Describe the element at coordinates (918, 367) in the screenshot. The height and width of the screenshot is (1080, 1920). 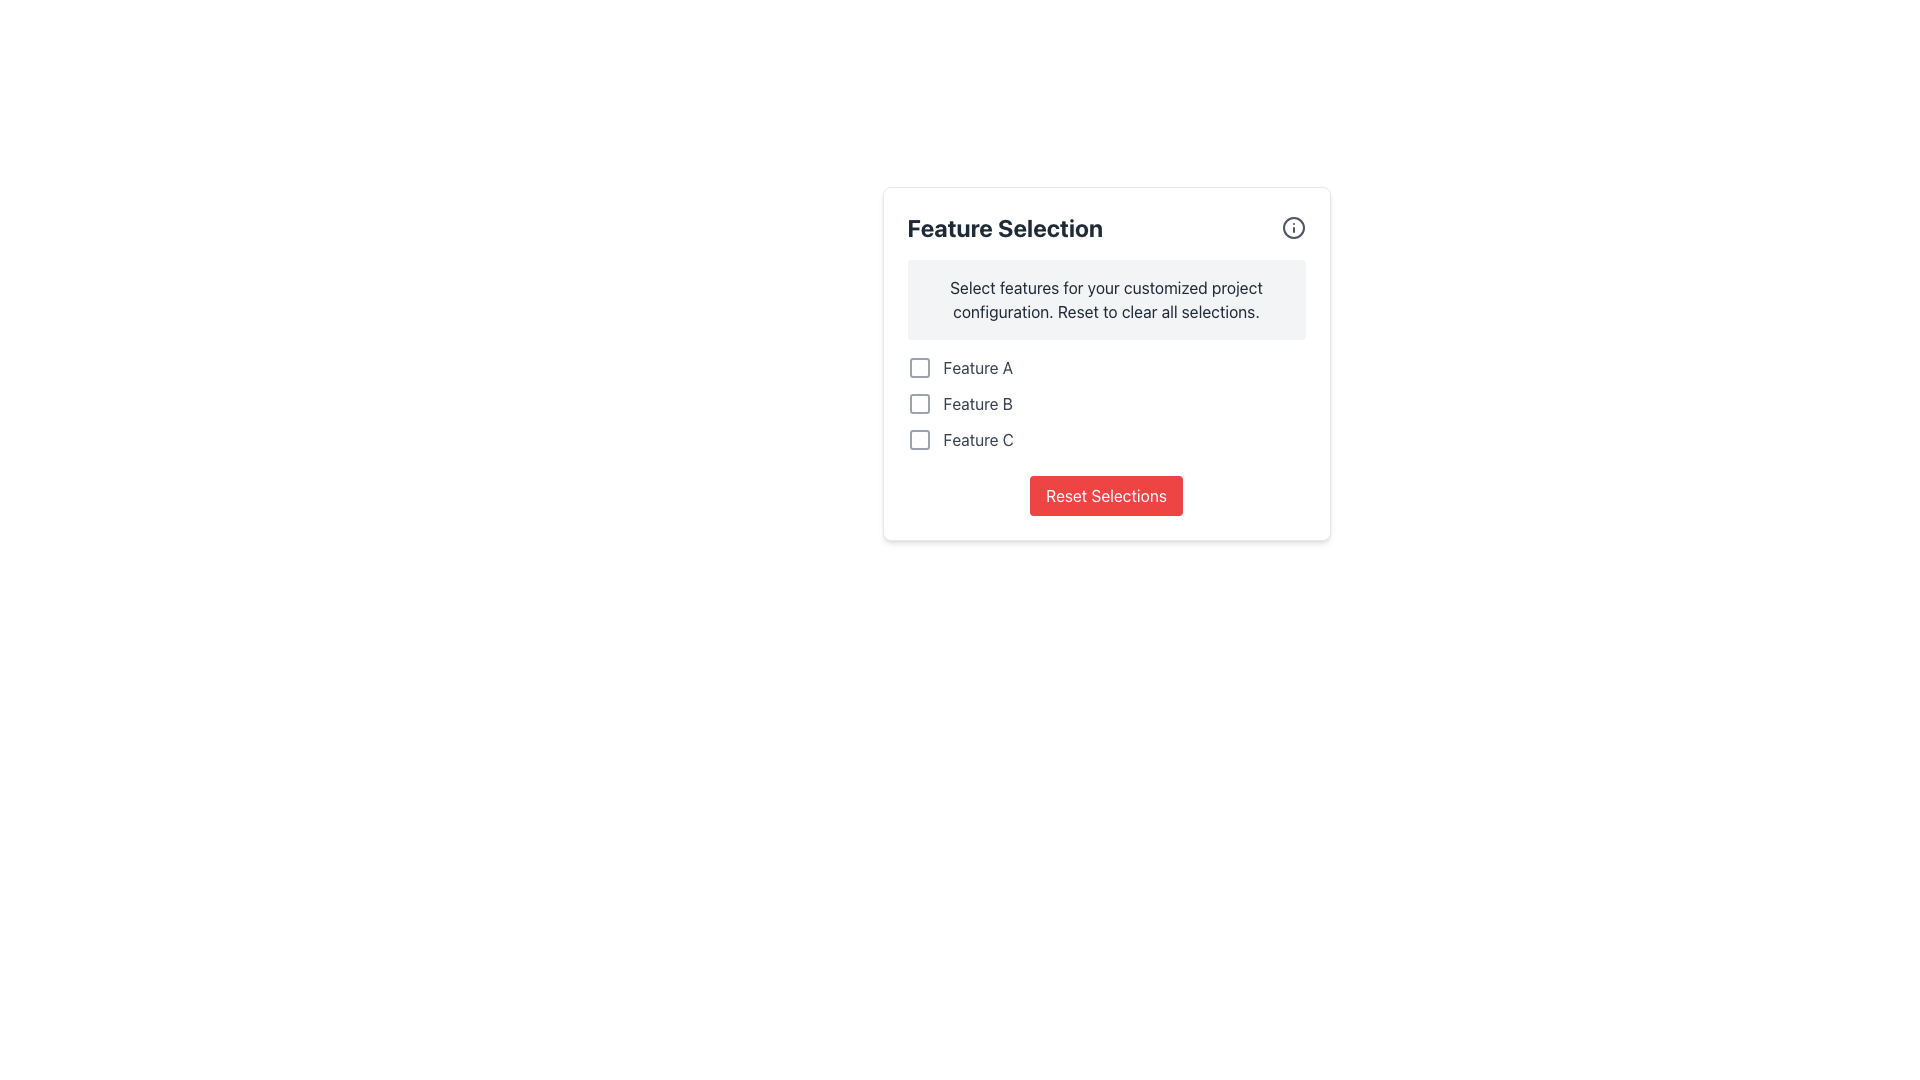
I see `the checkbox indicator for 'Feature A' located in the top-left region of its label in the vertical feature selection list` at that location.